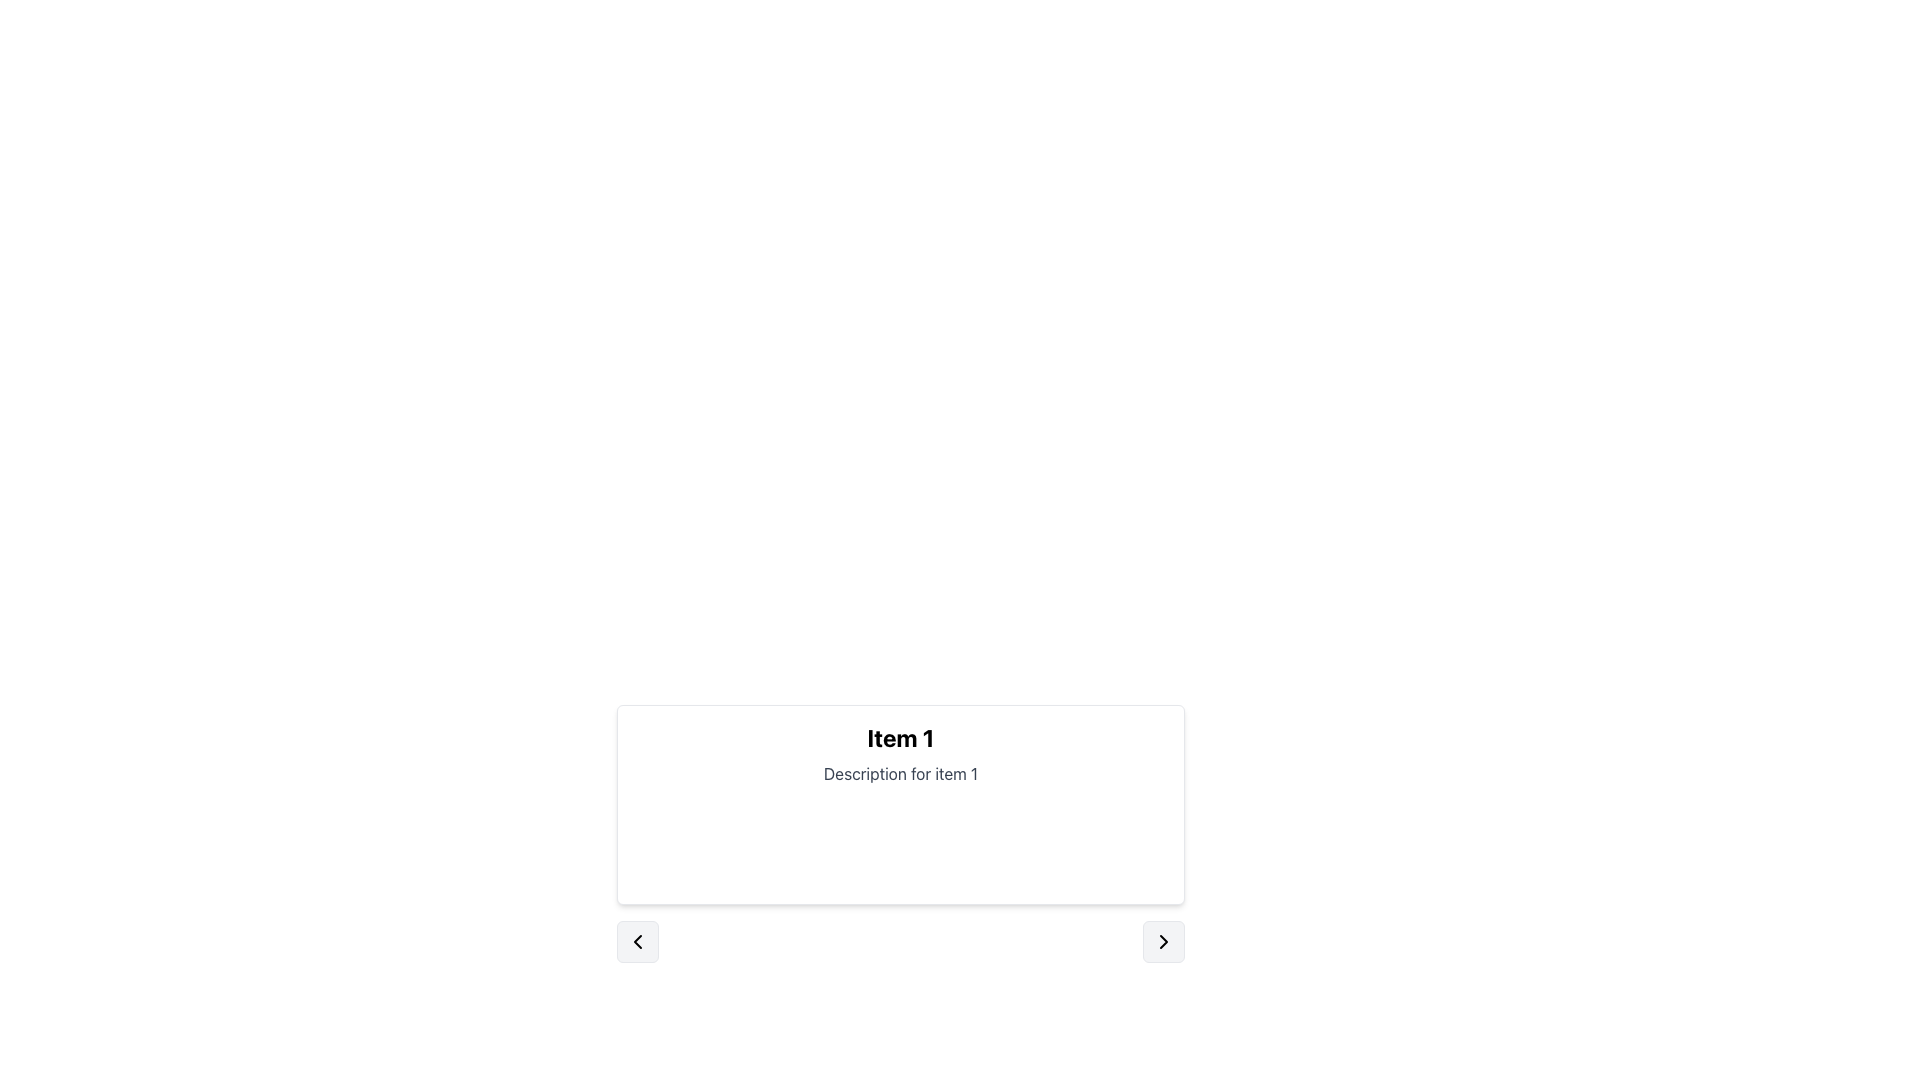 The image size is (1920, 1080). I want to click on the central dot of the Navigation control bar located beneath 'Item 1', which allows users to select the current item, so click(900, 941).